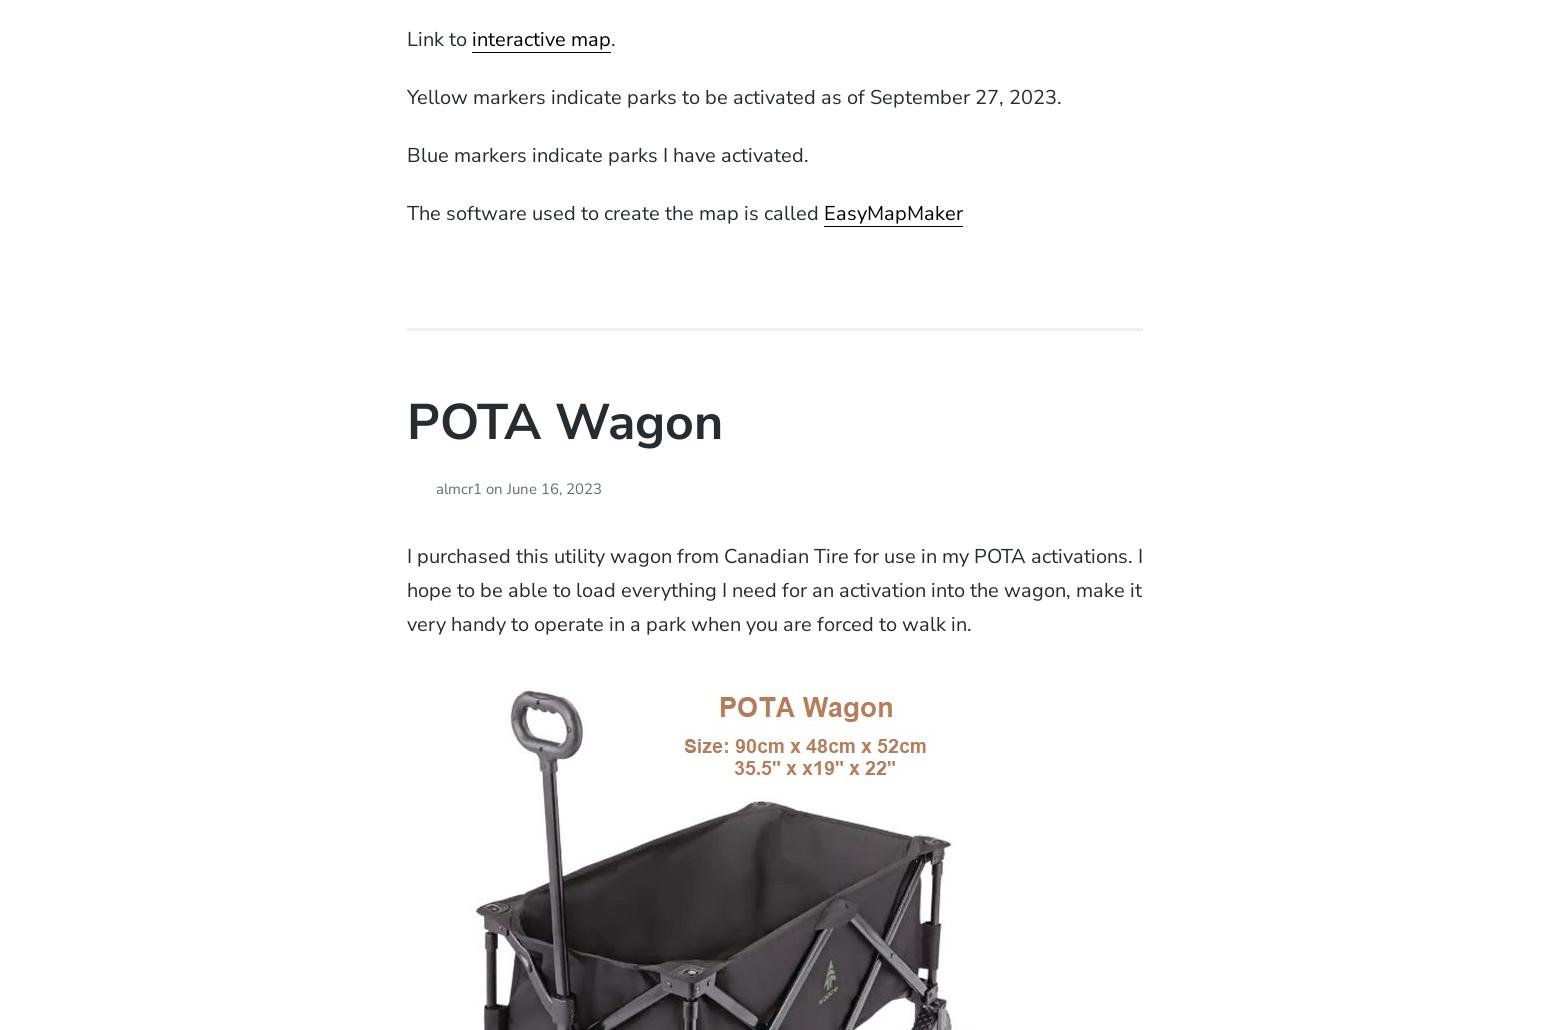 The image size is (1550, 1030). Describe the element at coordinates (612, 38) in the screenshot. I see `'.'` at that location.